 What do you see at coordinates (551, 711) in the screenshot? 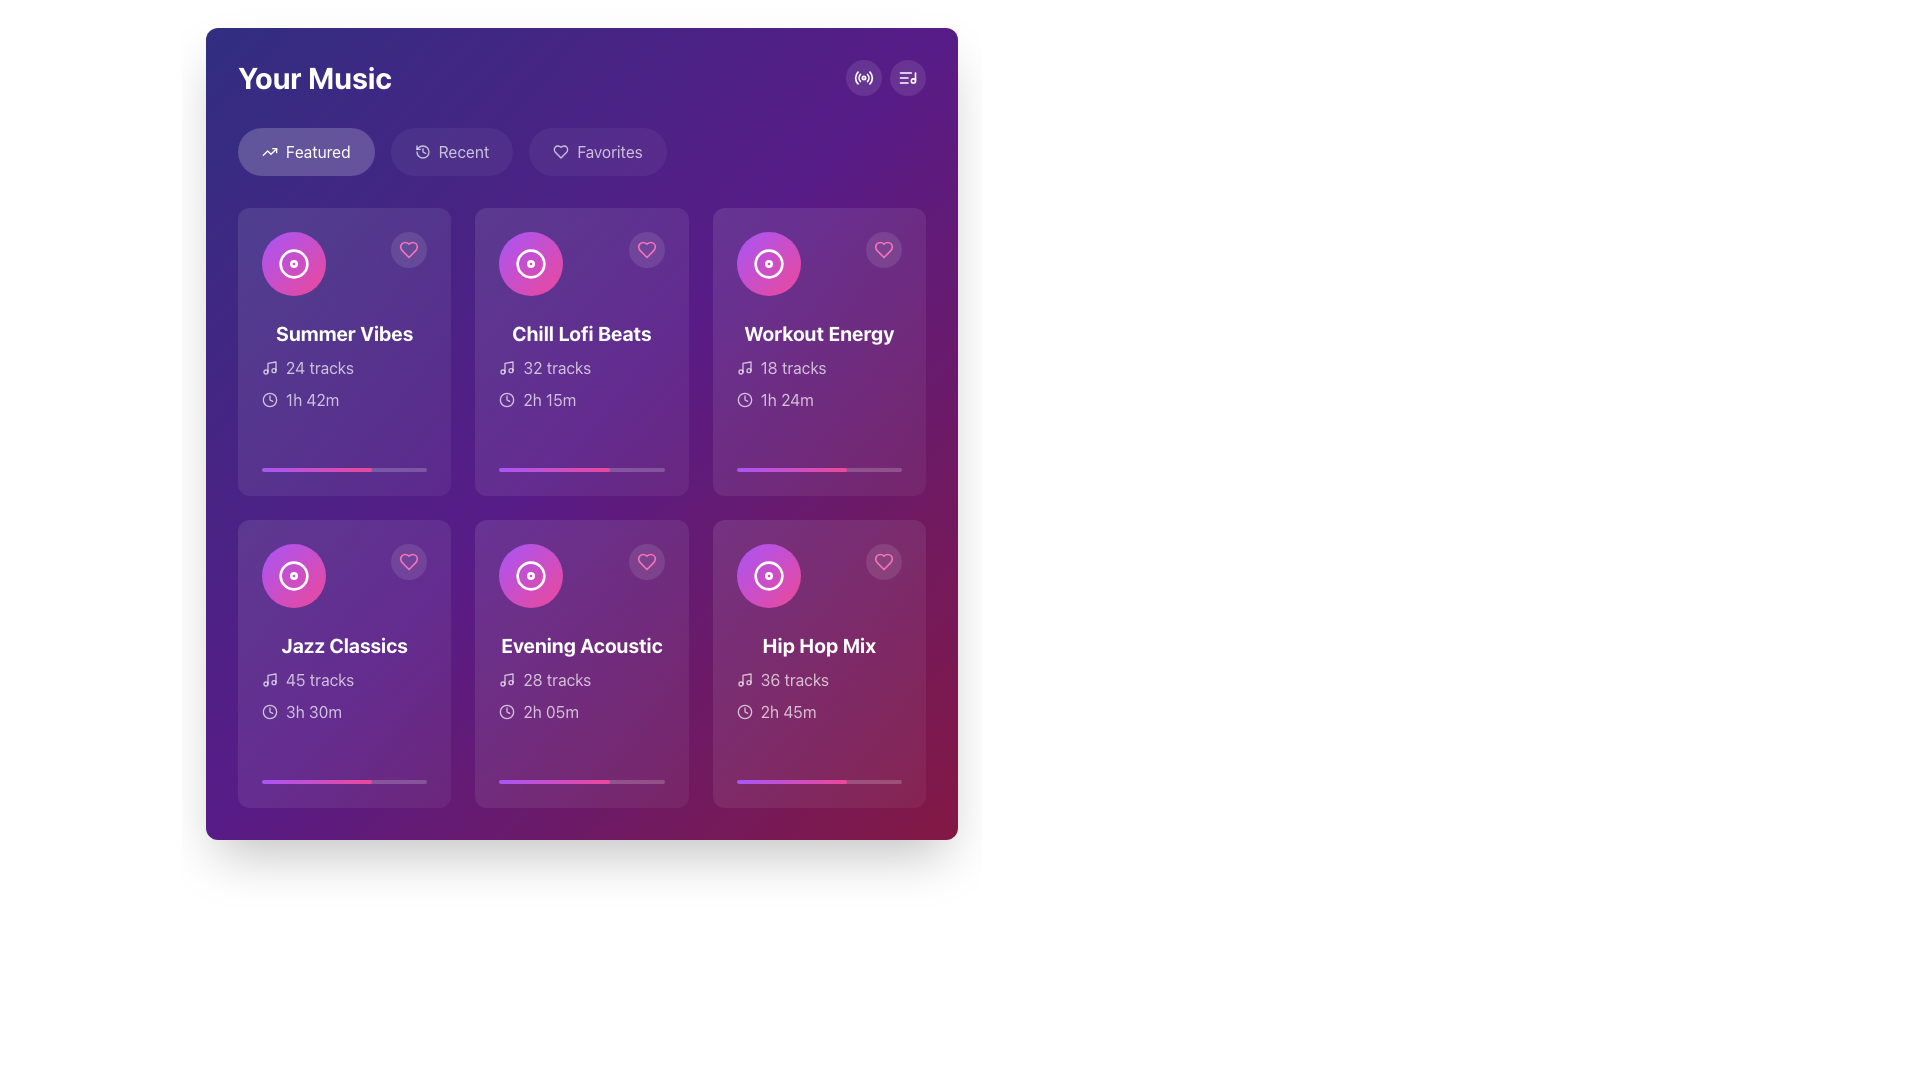
I see `displayed duration '2h 05m' from the Label or Text Display located at the bottom of the 'Evening Acoustic' music card, adjacent to the clock icon` at bounding box center [551, 711].